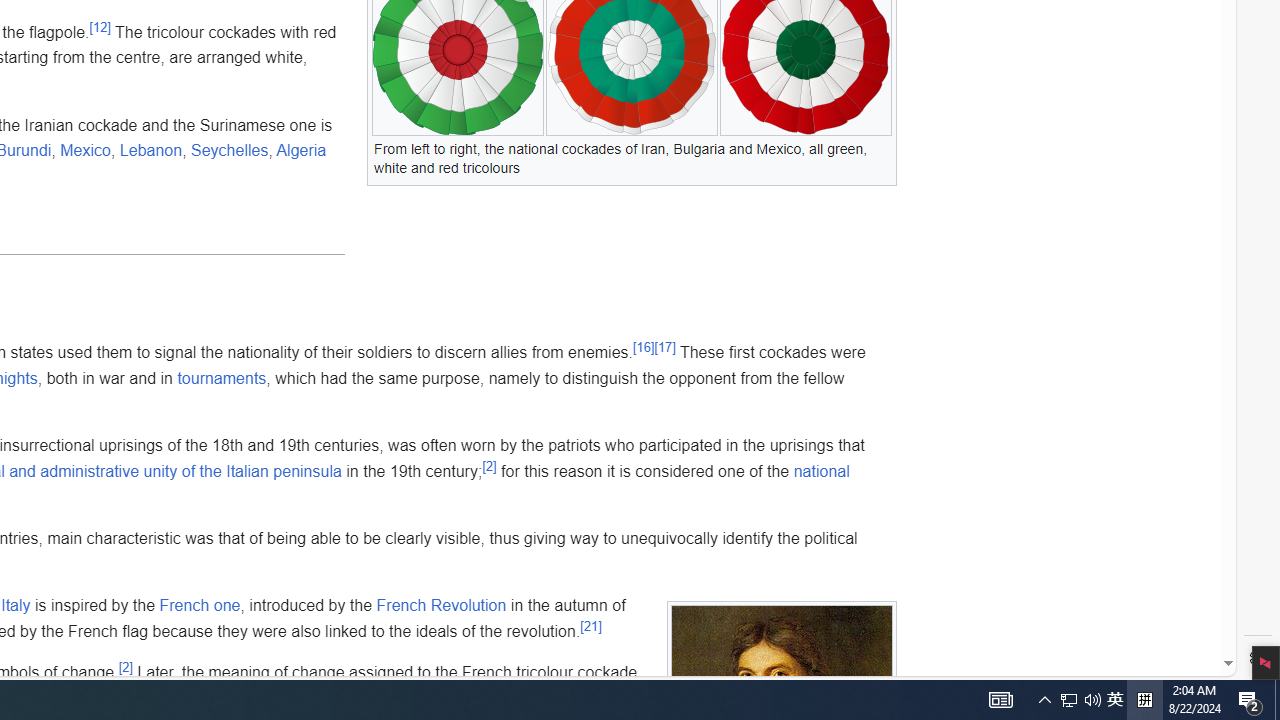  Describe the element at coordinates (199, 604) in the screenshot. I see `'French one'` at that location.